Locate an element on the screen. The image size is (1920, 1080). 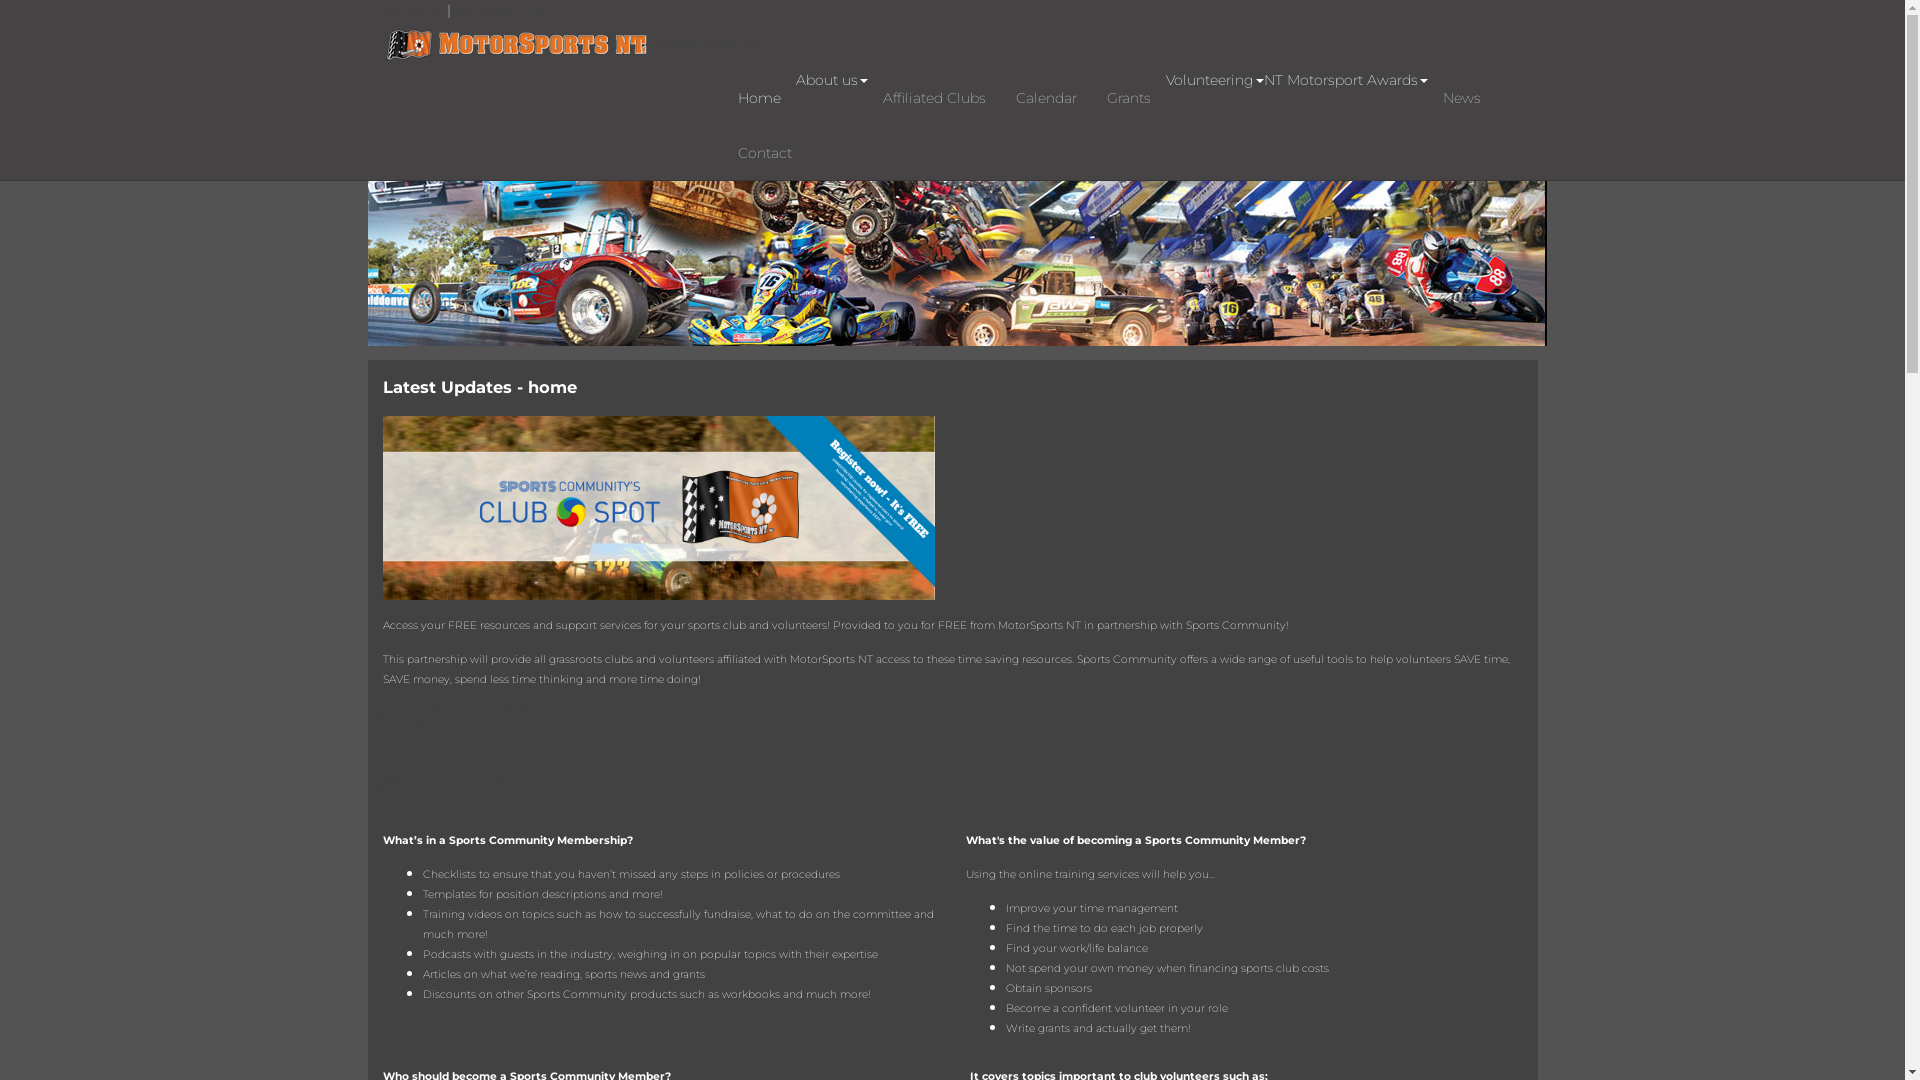
'08  89472733' is located at coordinates (499, 10).